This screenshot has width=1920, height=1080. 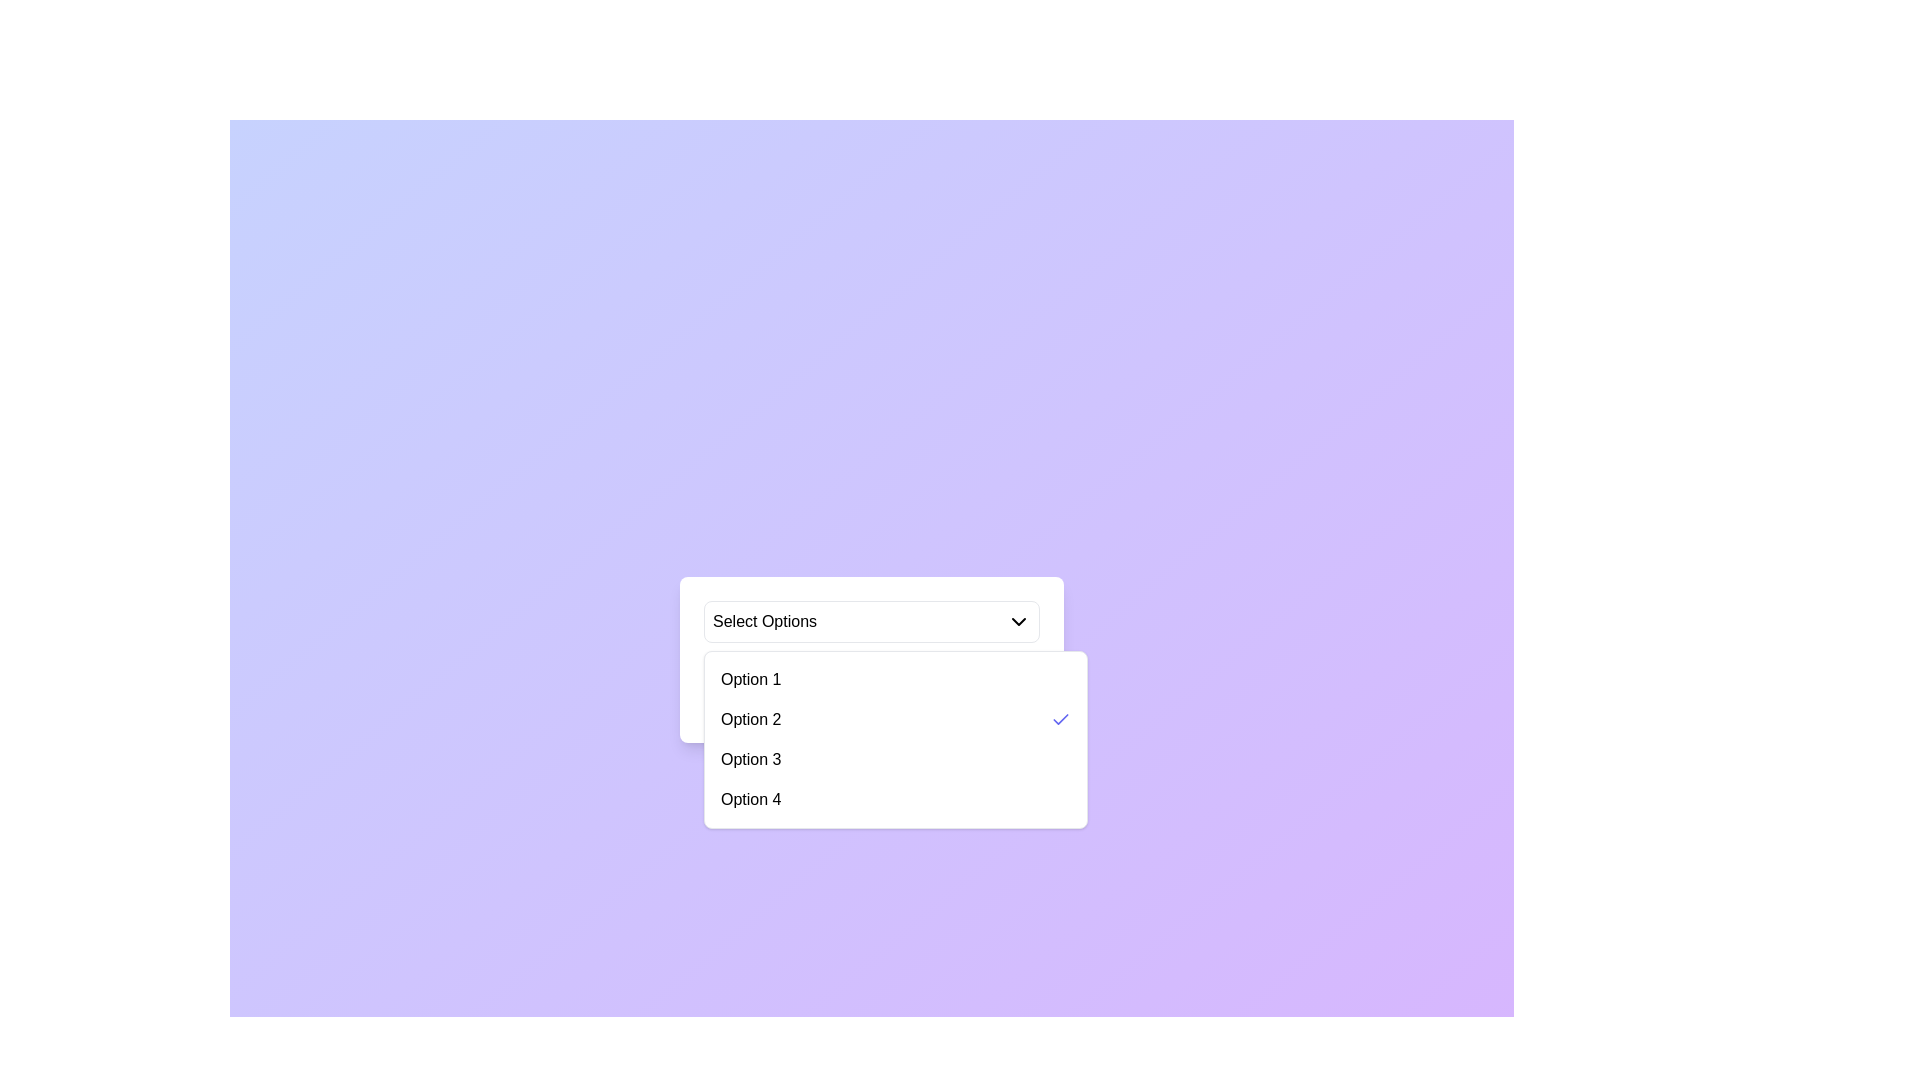 What do you see at coordinates (1059, 717) in the screenshot?
I see `the checkmark icon that signifies selection confirmation for 'Option 2' in the dropdown menu` at bounding box center [1059, 717].